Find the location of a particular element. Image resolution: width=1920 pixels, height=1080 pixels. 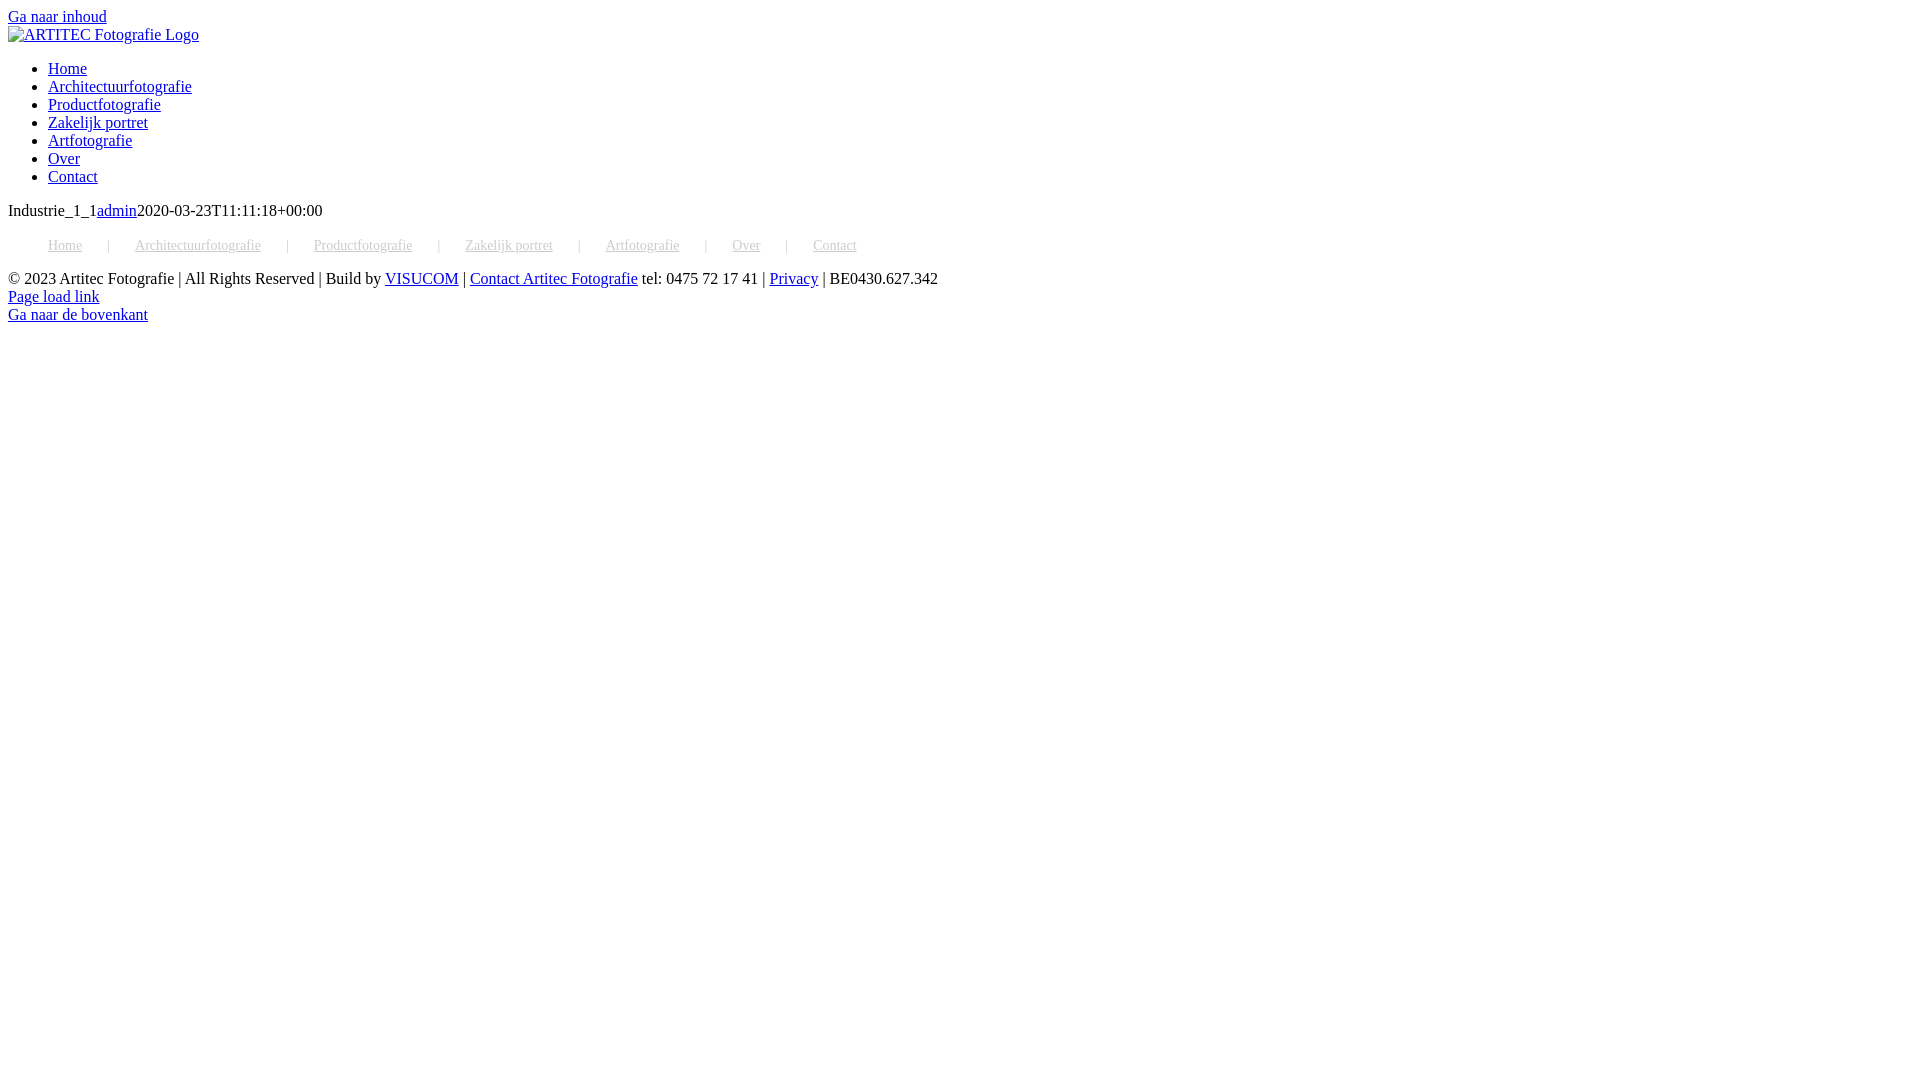

'admin' is located at coordinates (115, 210).